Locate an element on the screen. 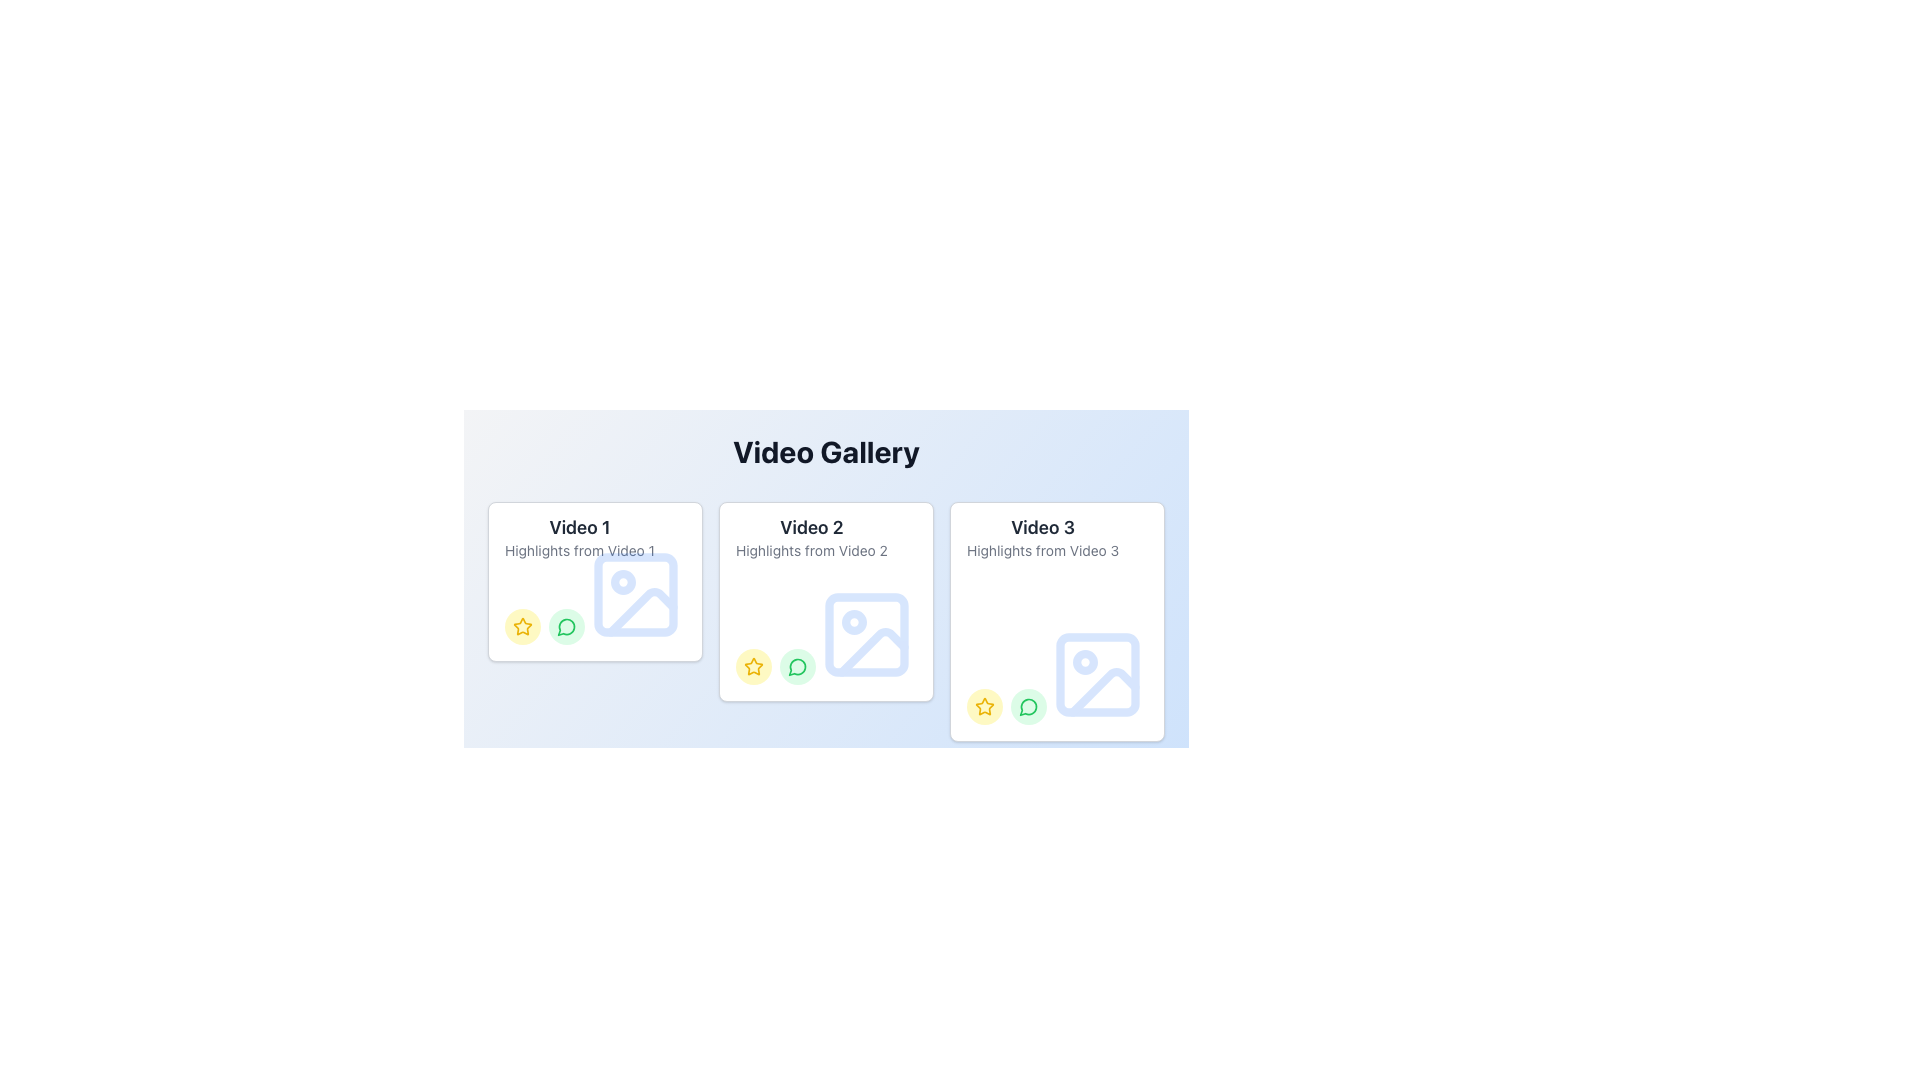  the second text label that provides descriptive information about 'Video 1', which is located immediately below the heading 'Video 1' in the leftmost video card of the grid is located at coordinates (579, 551).